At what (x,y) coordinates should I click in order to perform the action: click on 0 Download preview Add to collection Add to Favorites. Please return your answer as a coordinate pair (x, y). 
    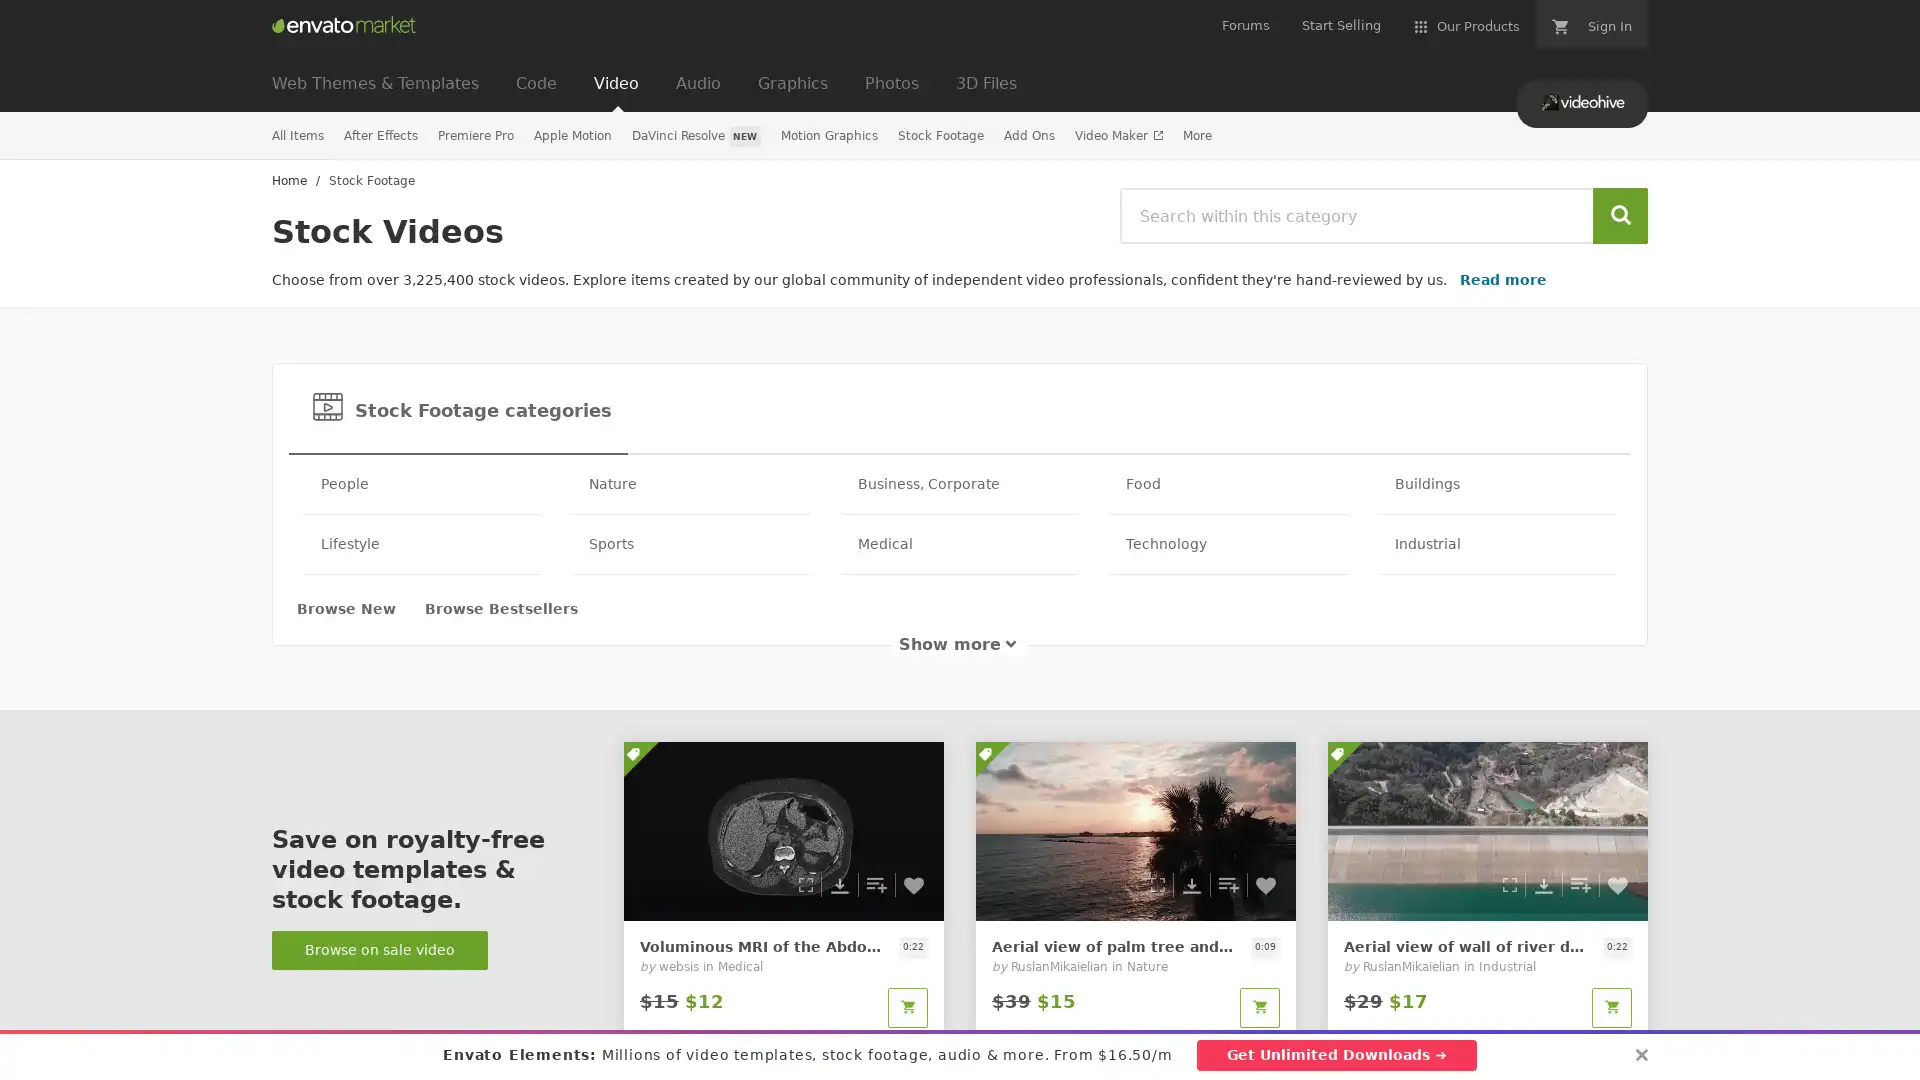
    Looking at the image, I should click on (782, 831).